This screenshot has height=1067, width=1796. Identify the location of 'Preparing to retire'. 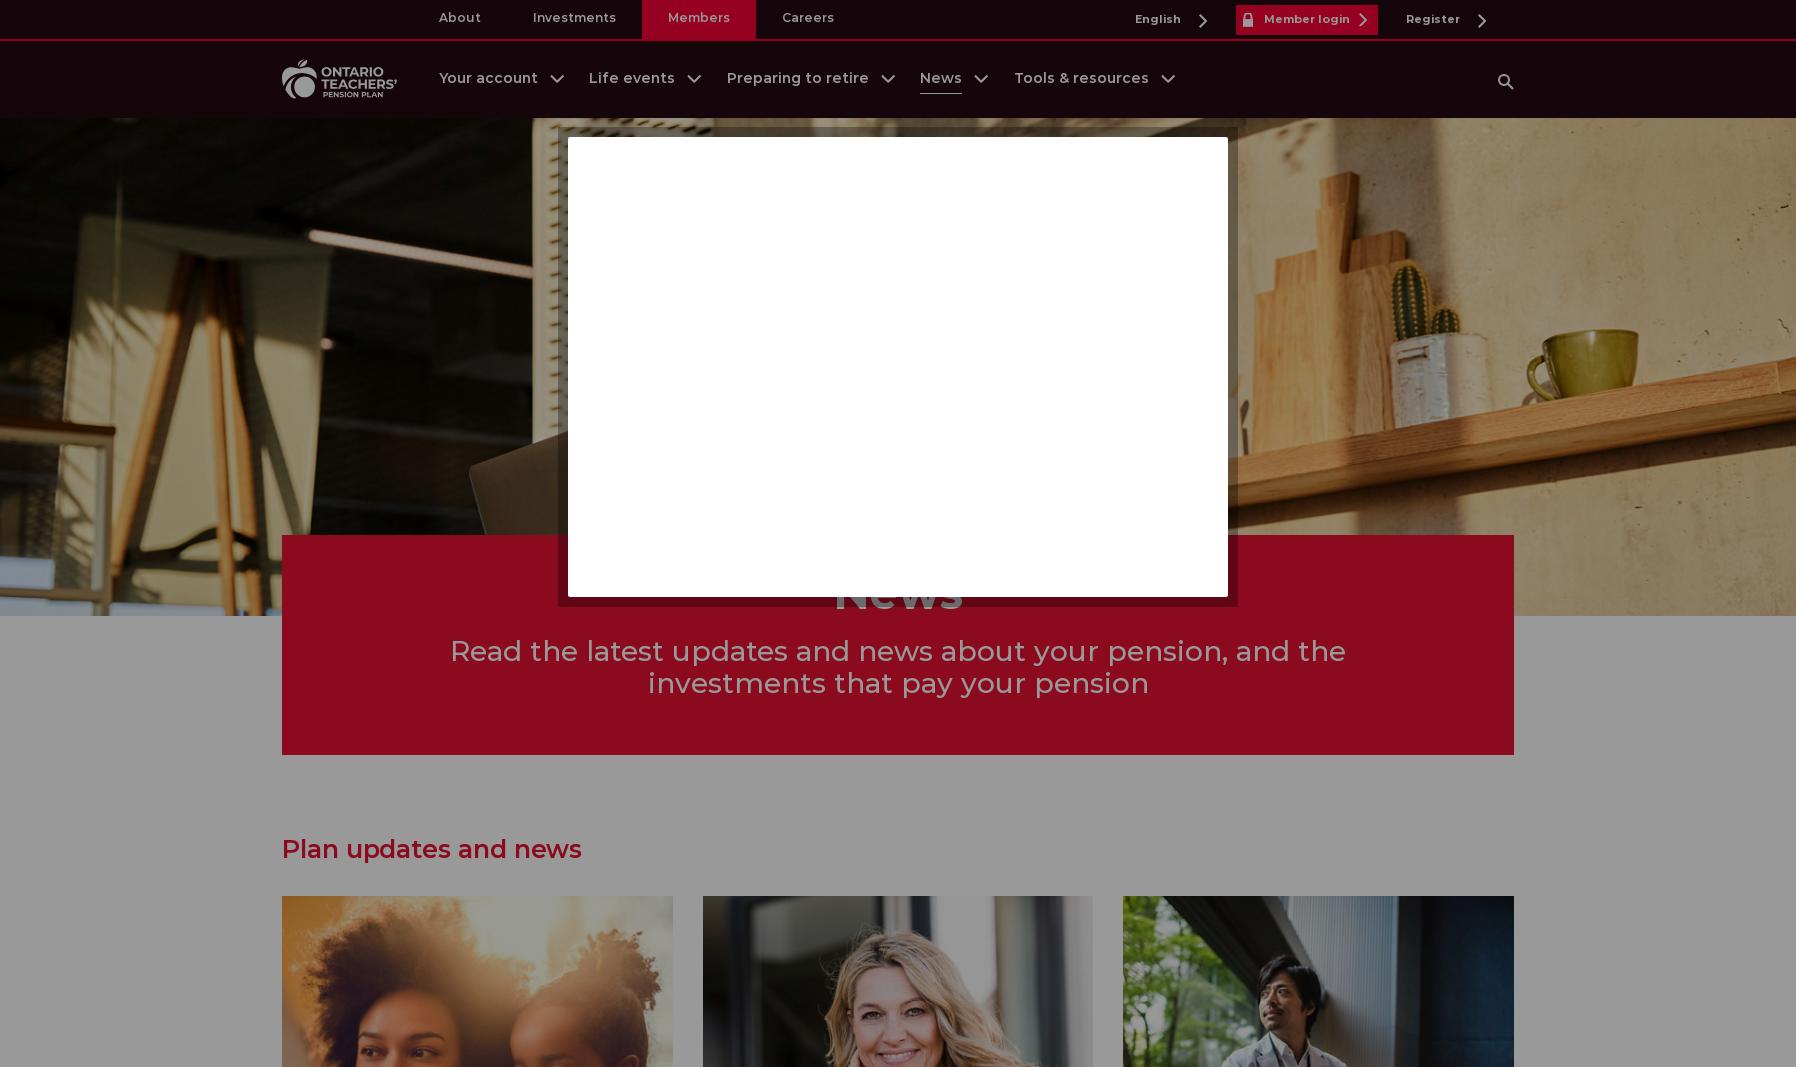
(797, 76).